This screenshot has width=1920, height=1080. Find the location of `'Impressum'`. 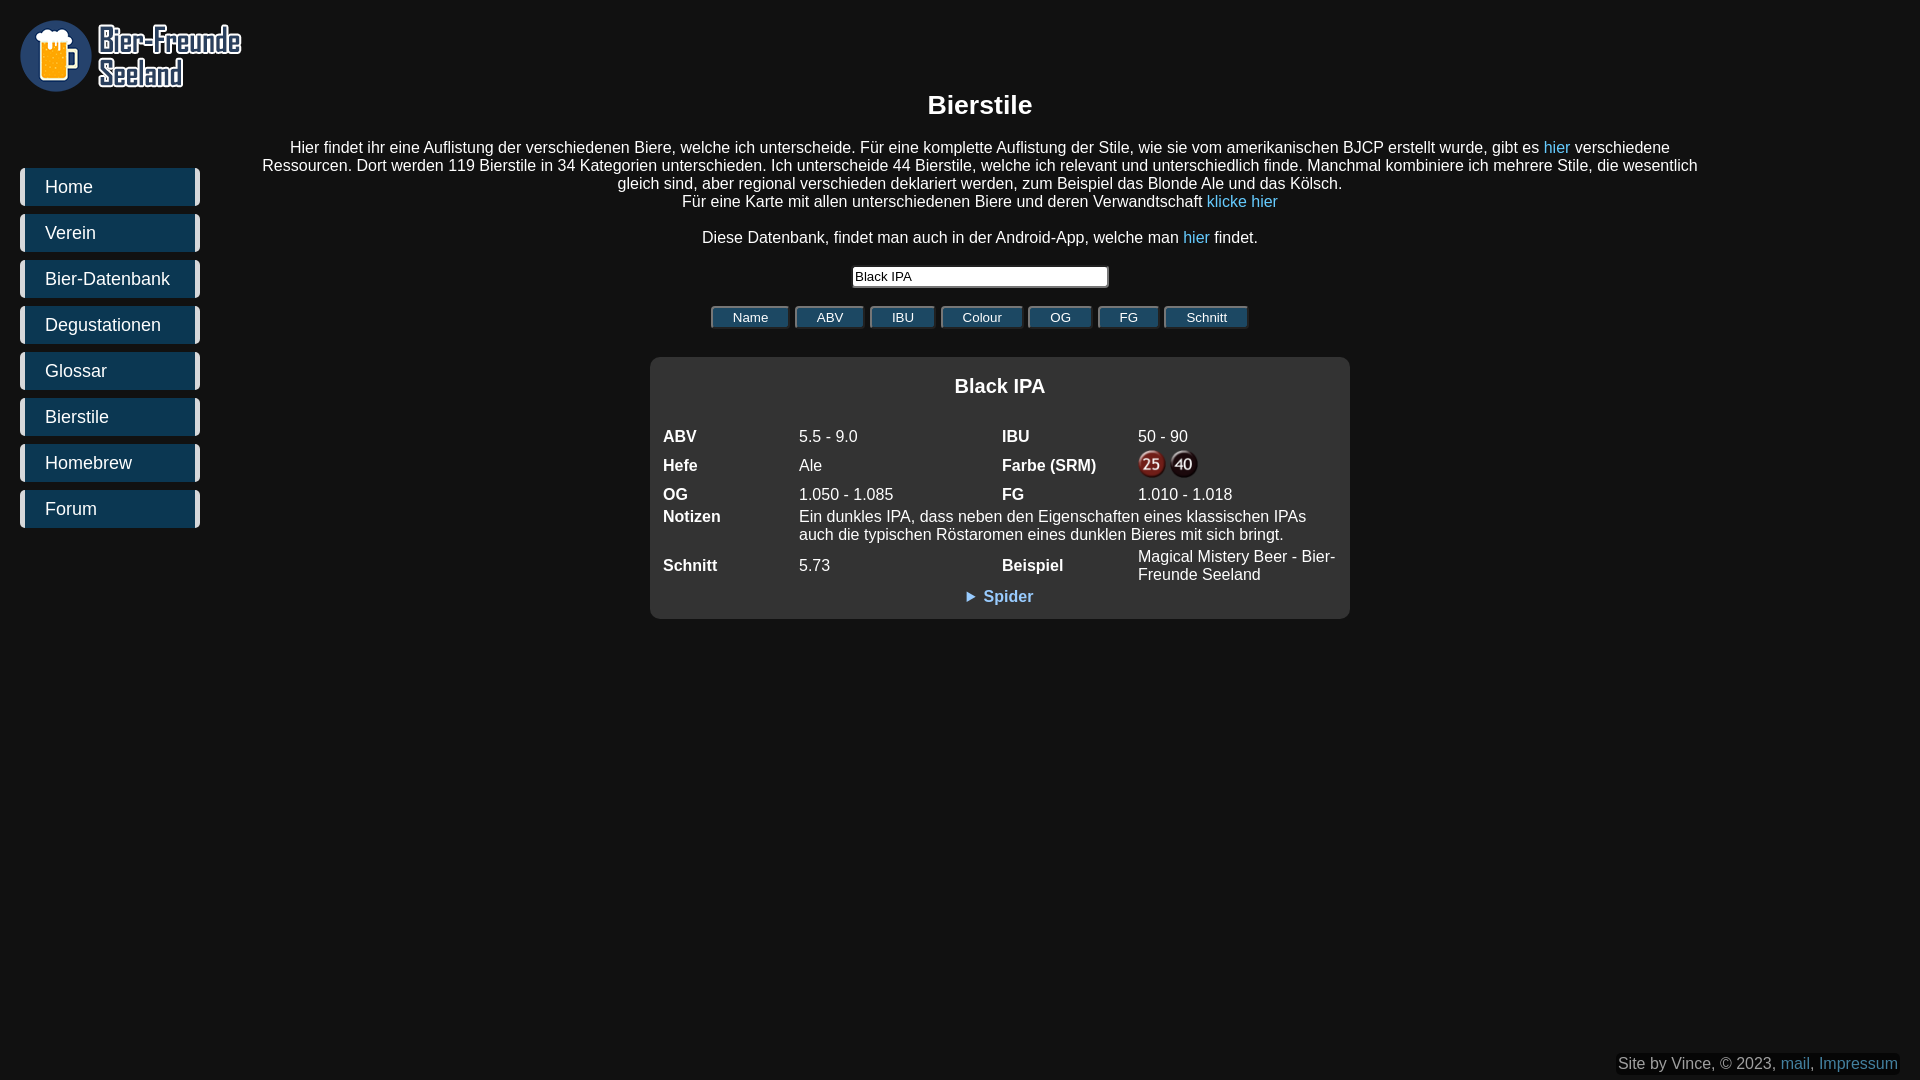

'Impressum' is located at coordinates (1819, 1062).